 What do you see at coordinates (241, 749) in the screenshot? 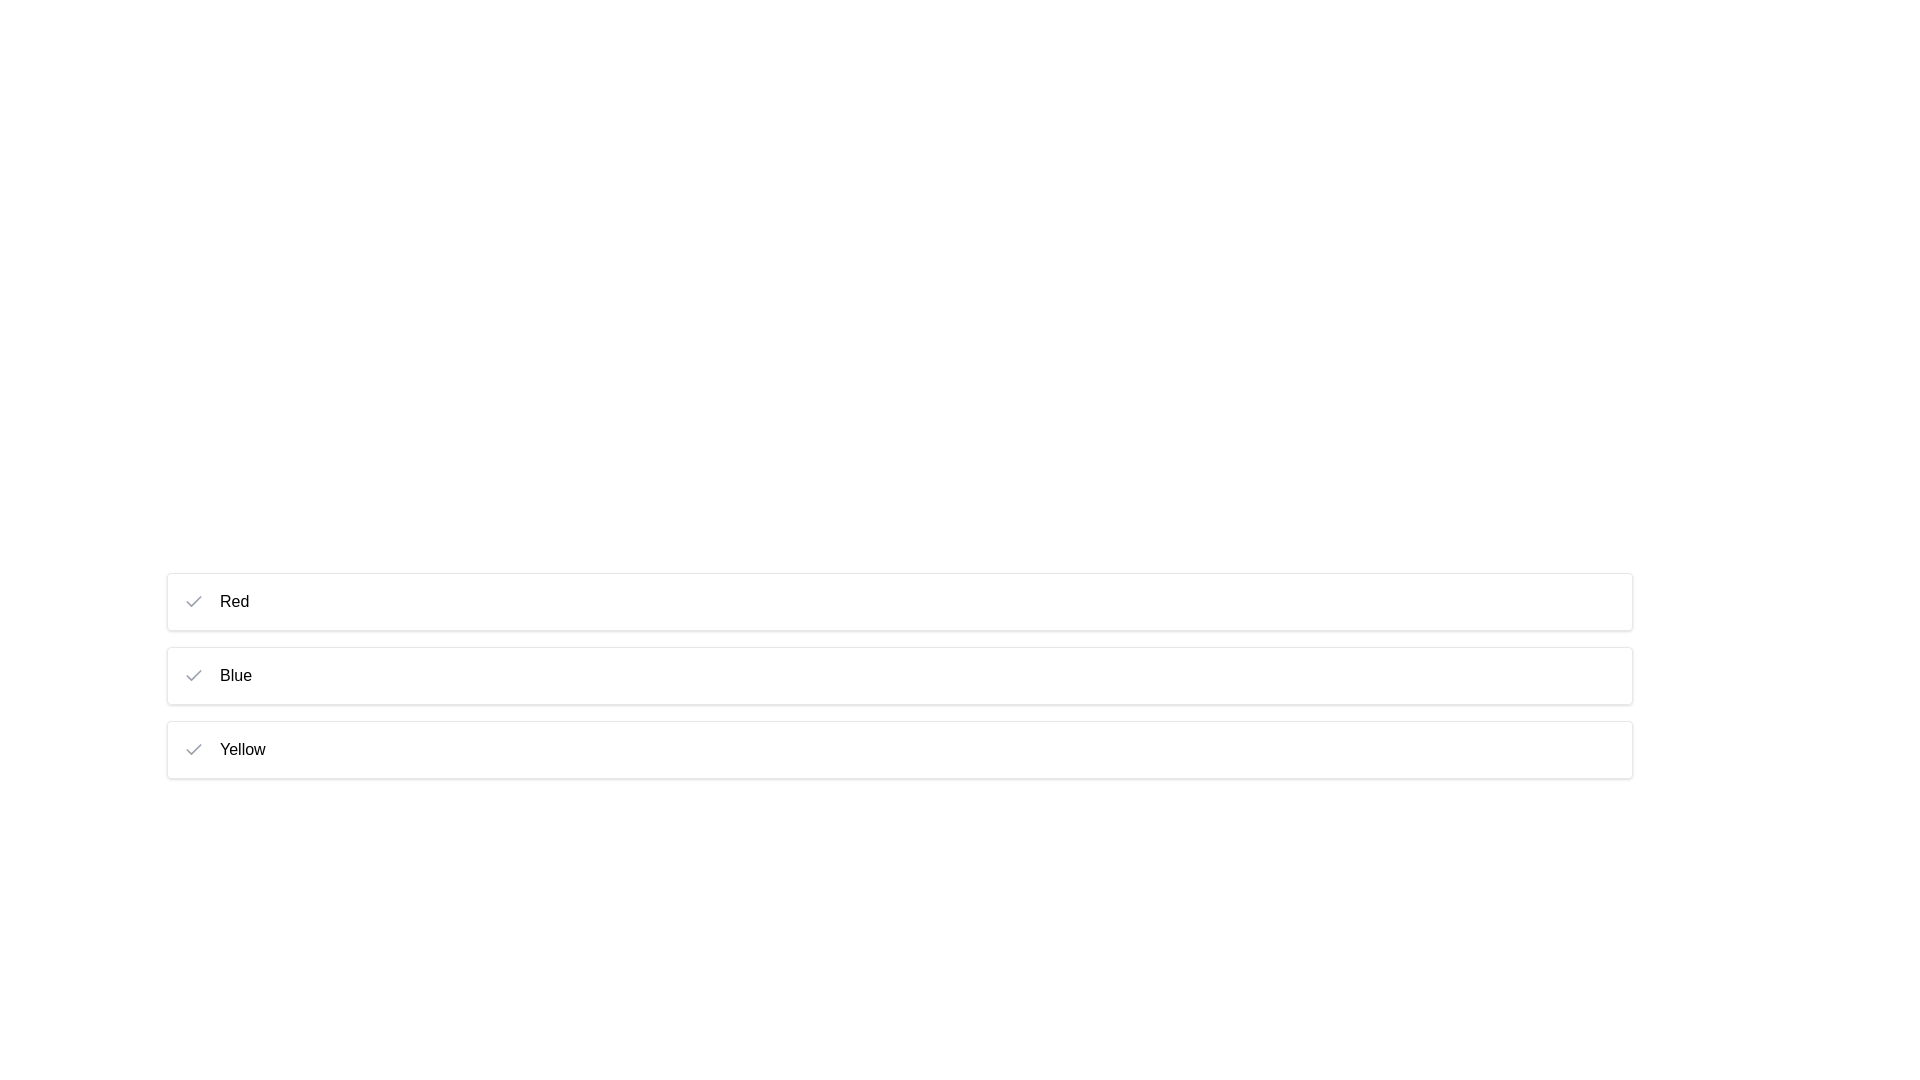
I see `the text label displaying 'Yellow', which is located at the bottommost selectable item in a vertical list, aligned next to a checkmark icon` at bounding box center [241, 749].